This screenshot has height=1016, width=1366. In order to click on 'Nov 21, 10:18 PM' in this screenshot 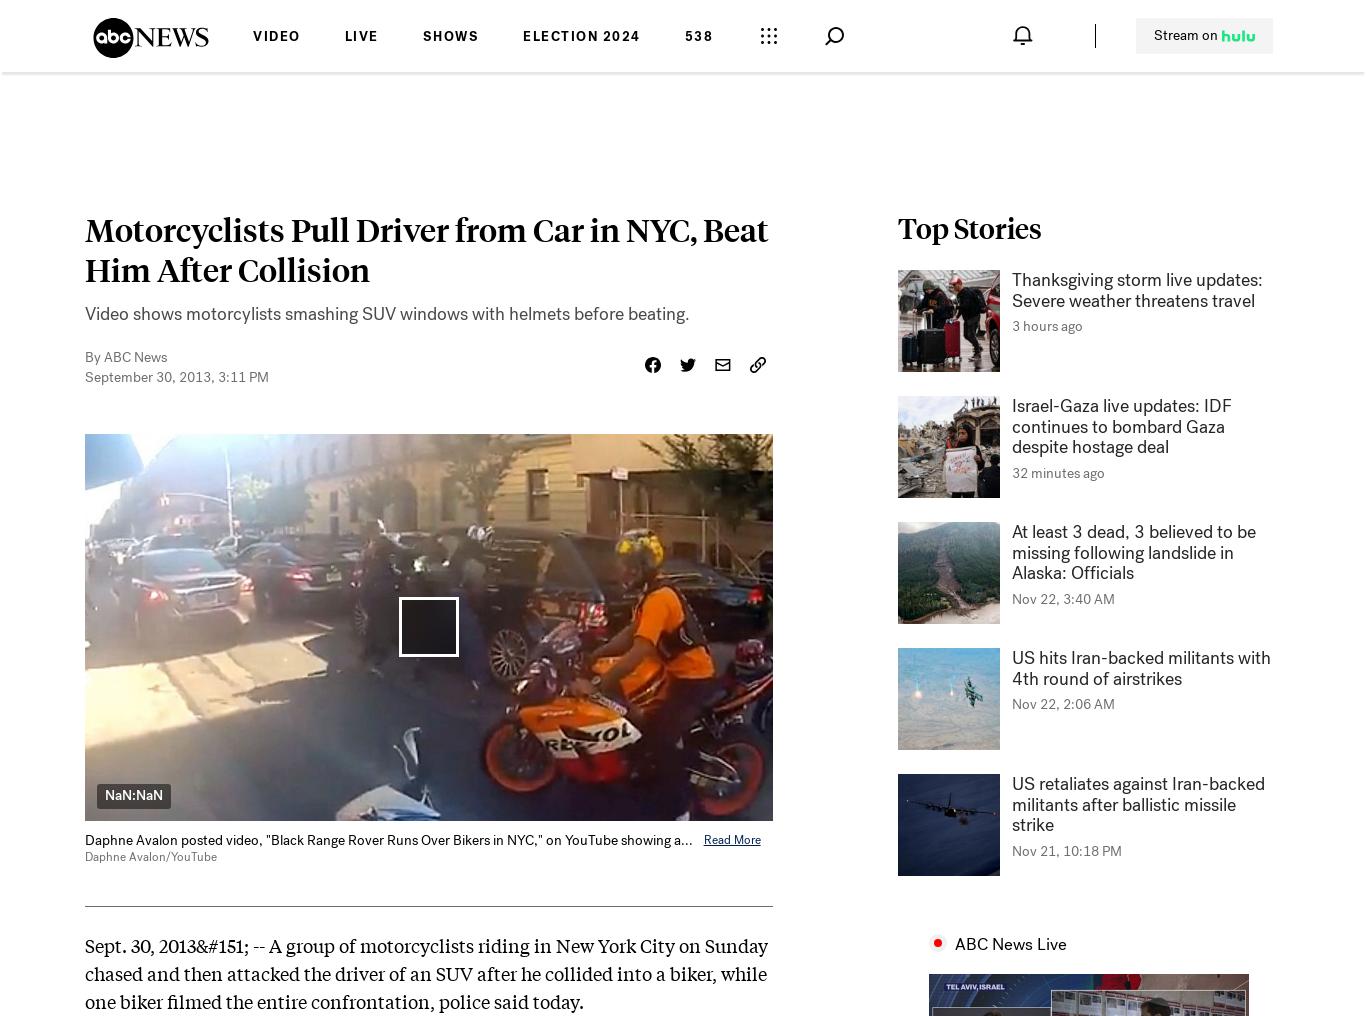, I will do `click(1011, 851)`.